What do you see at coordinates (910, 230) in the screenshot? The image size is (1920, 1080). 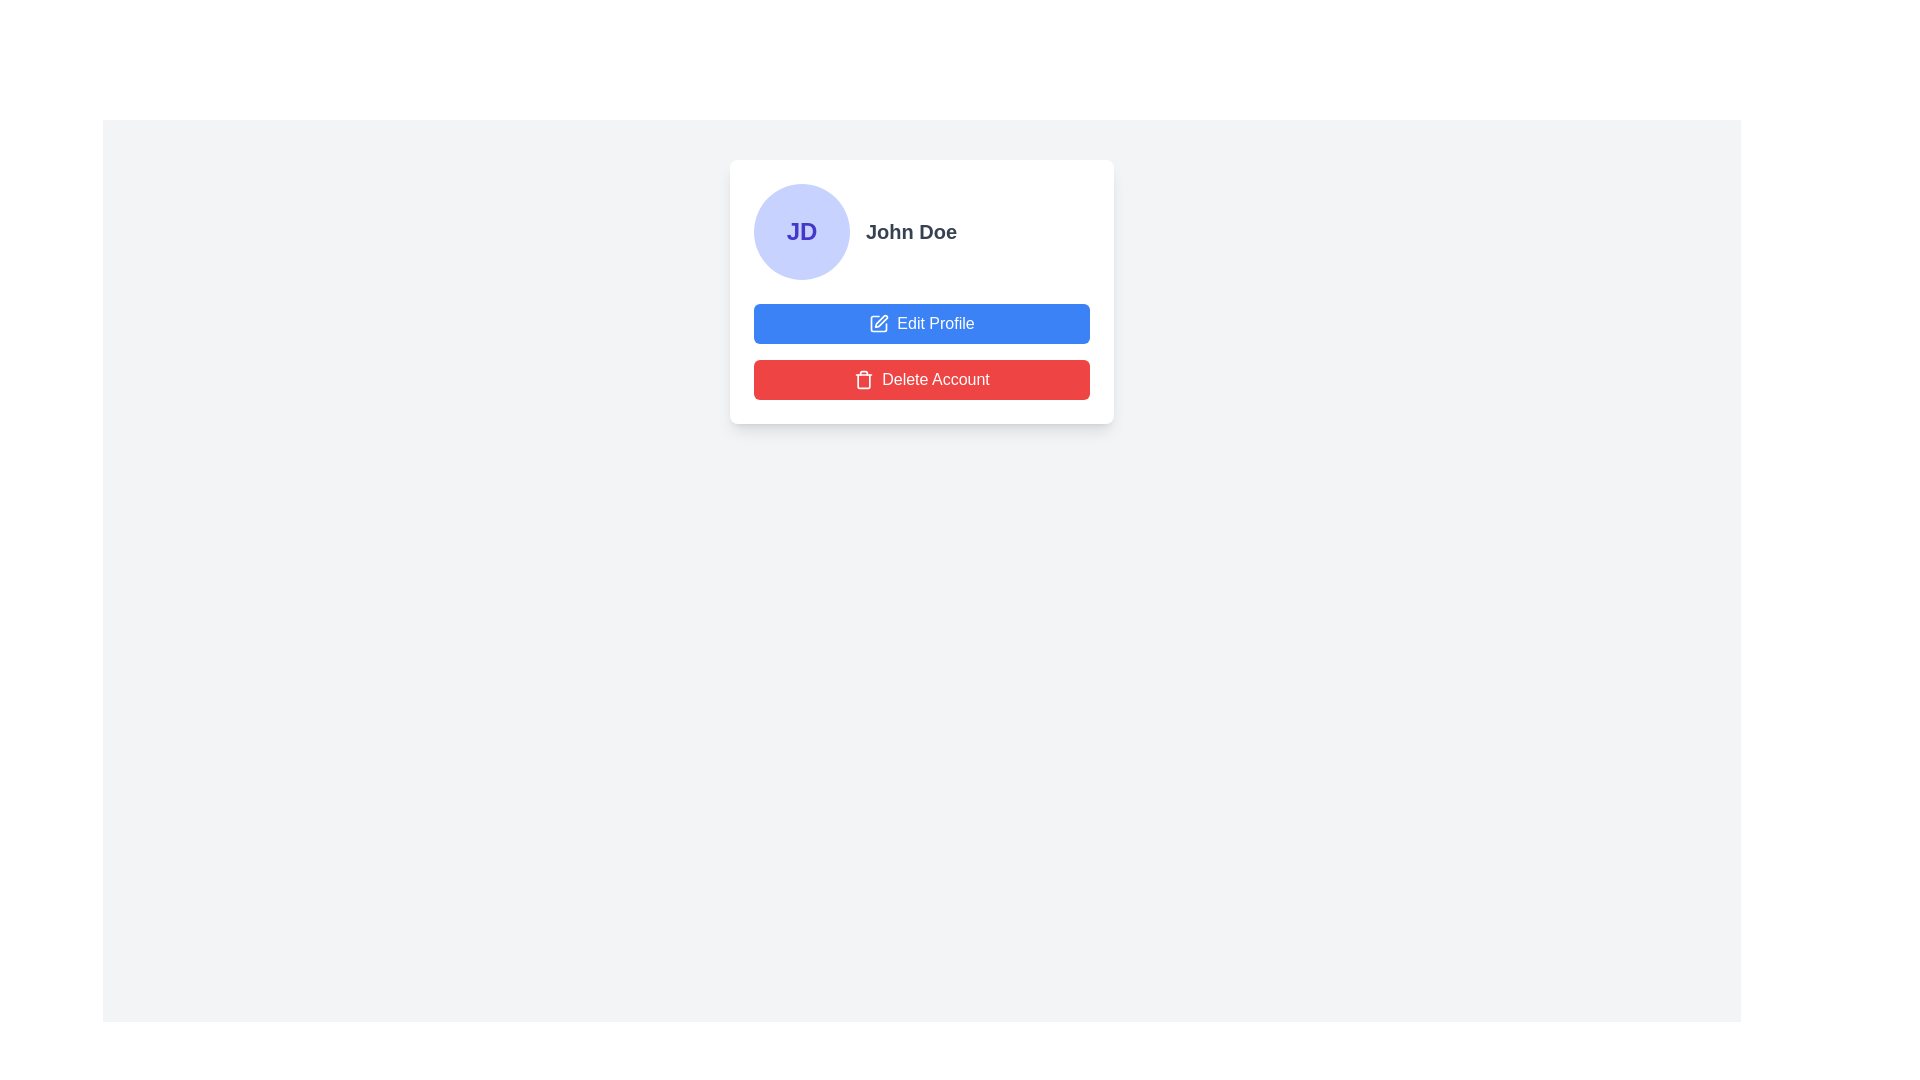 I see `the static text label that displays the user's name, located in the upper-right section of the profile card, adjacent to the avatar labeled 'JD'` at bounding box center [910, 230].